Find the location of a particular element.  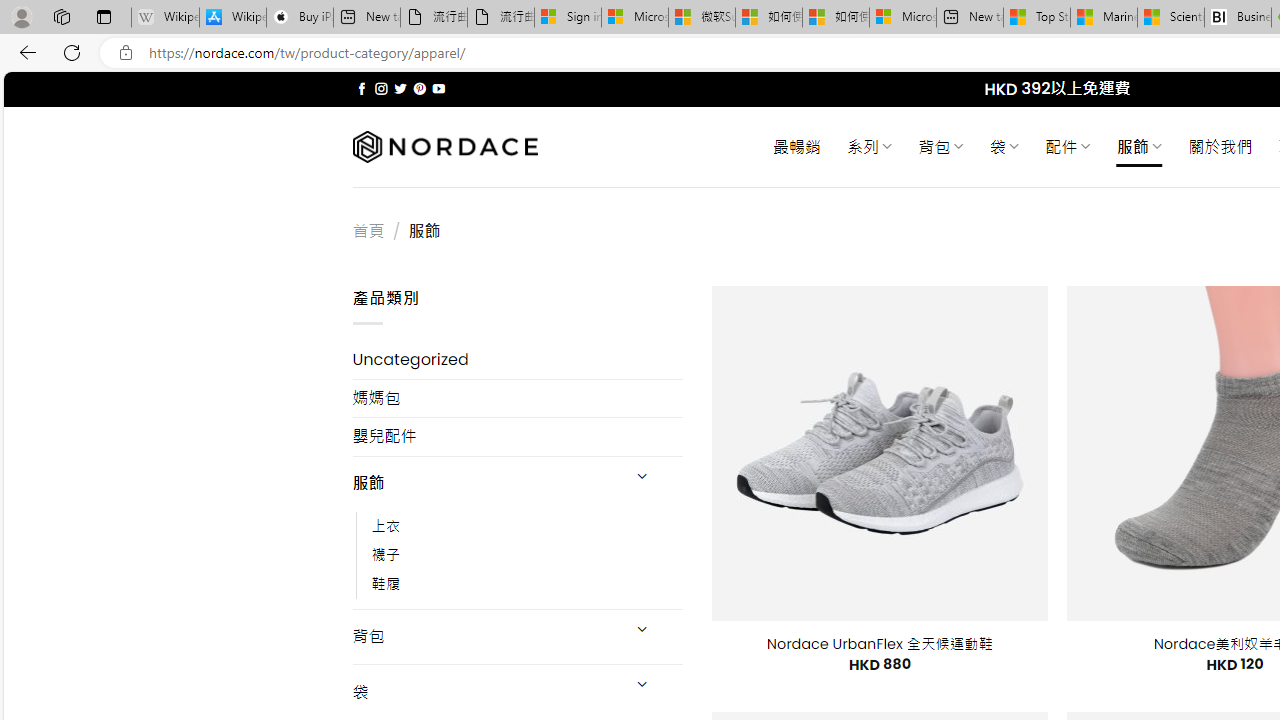

'Follow on Pinterest' is located at coordinates (418, 88).